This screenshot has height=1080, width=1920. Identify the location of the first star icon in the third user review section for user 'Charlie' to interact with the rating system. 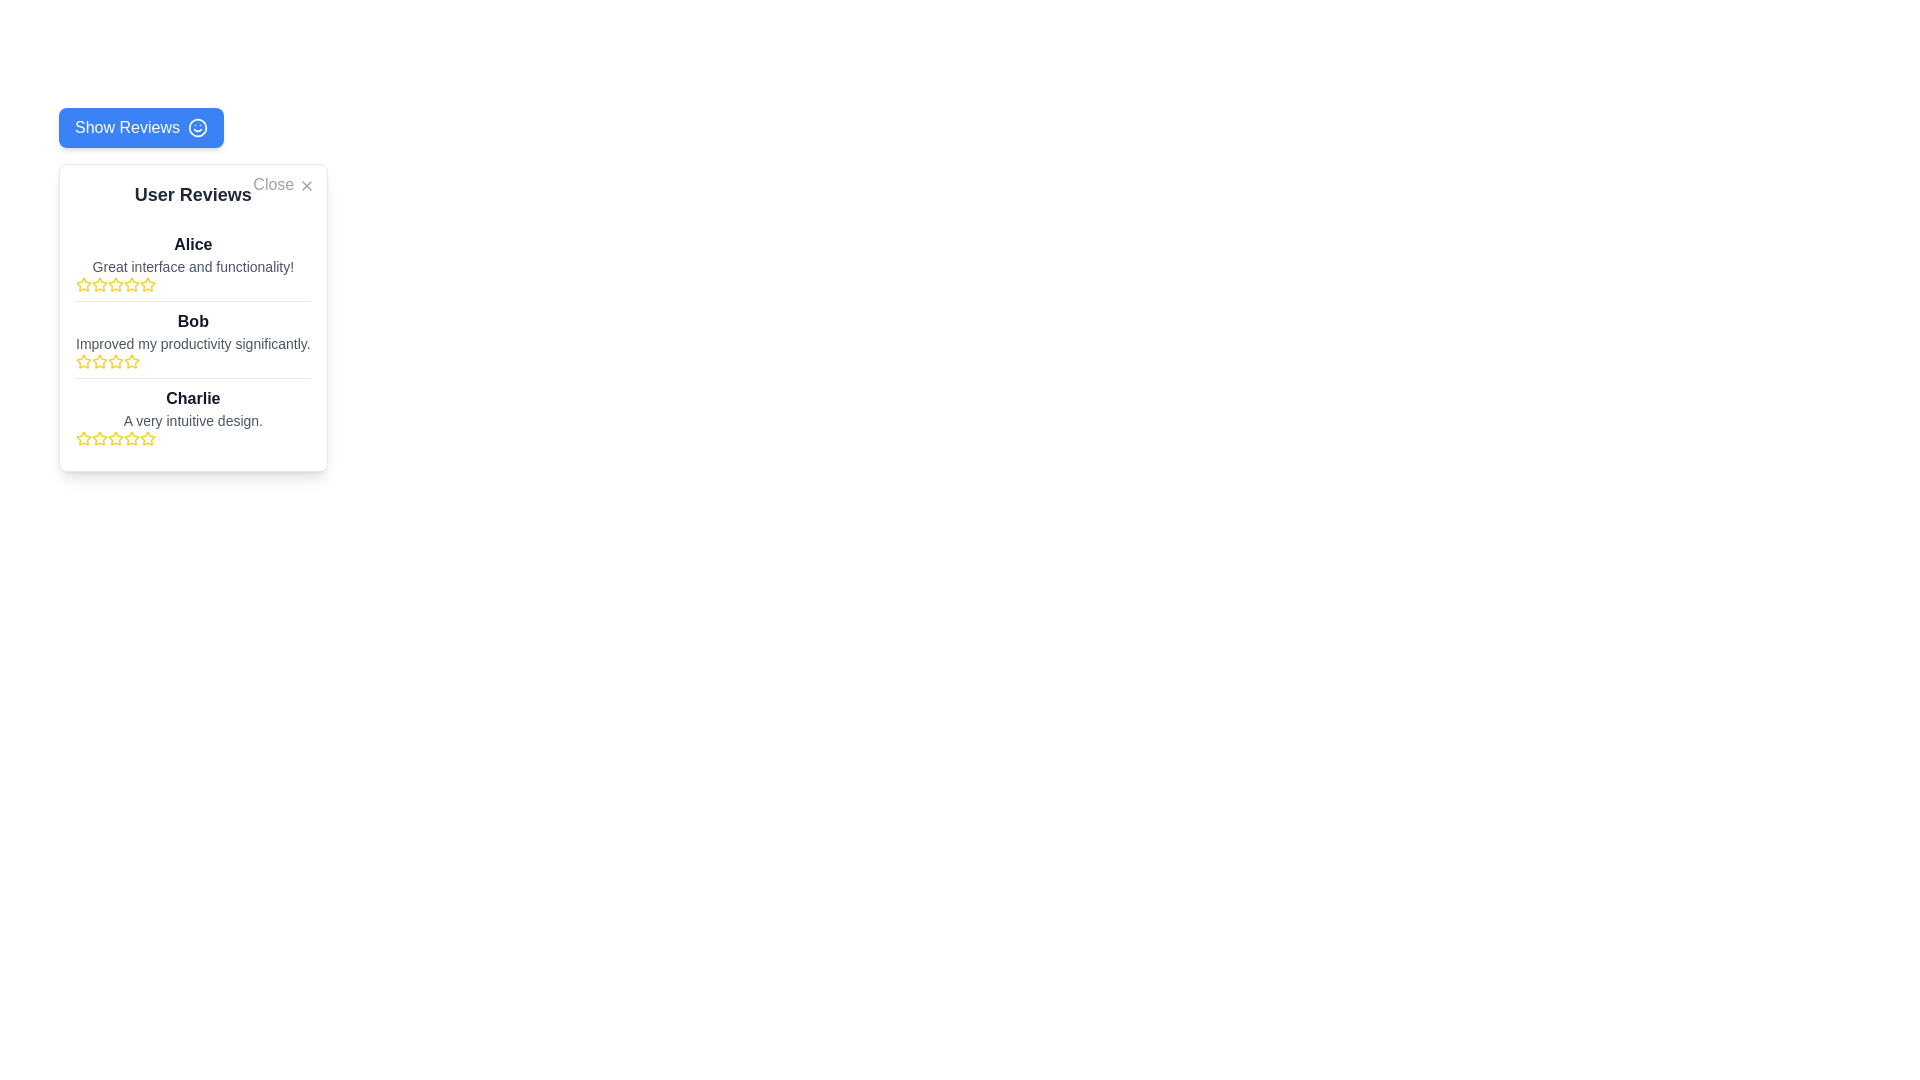
(82, 438).